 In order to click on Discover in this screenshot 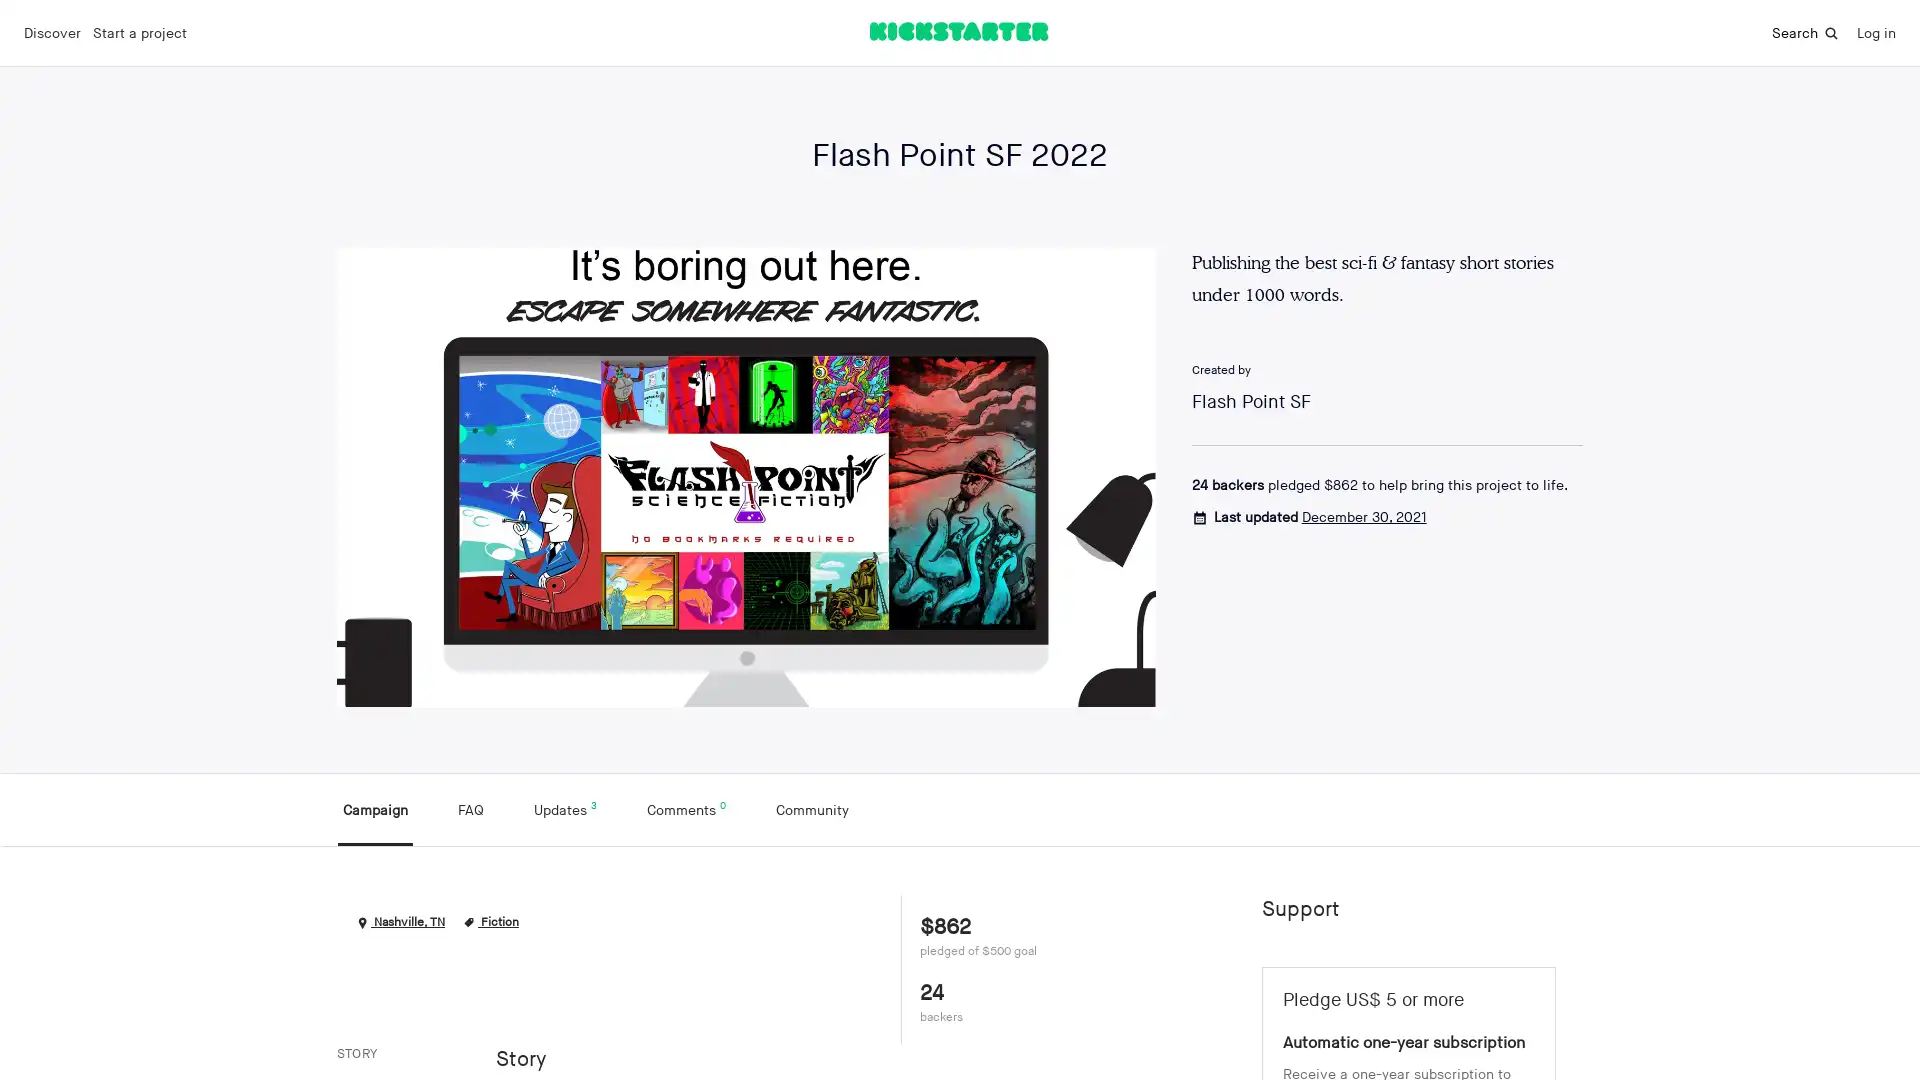, I will do `click(52, 33)`.